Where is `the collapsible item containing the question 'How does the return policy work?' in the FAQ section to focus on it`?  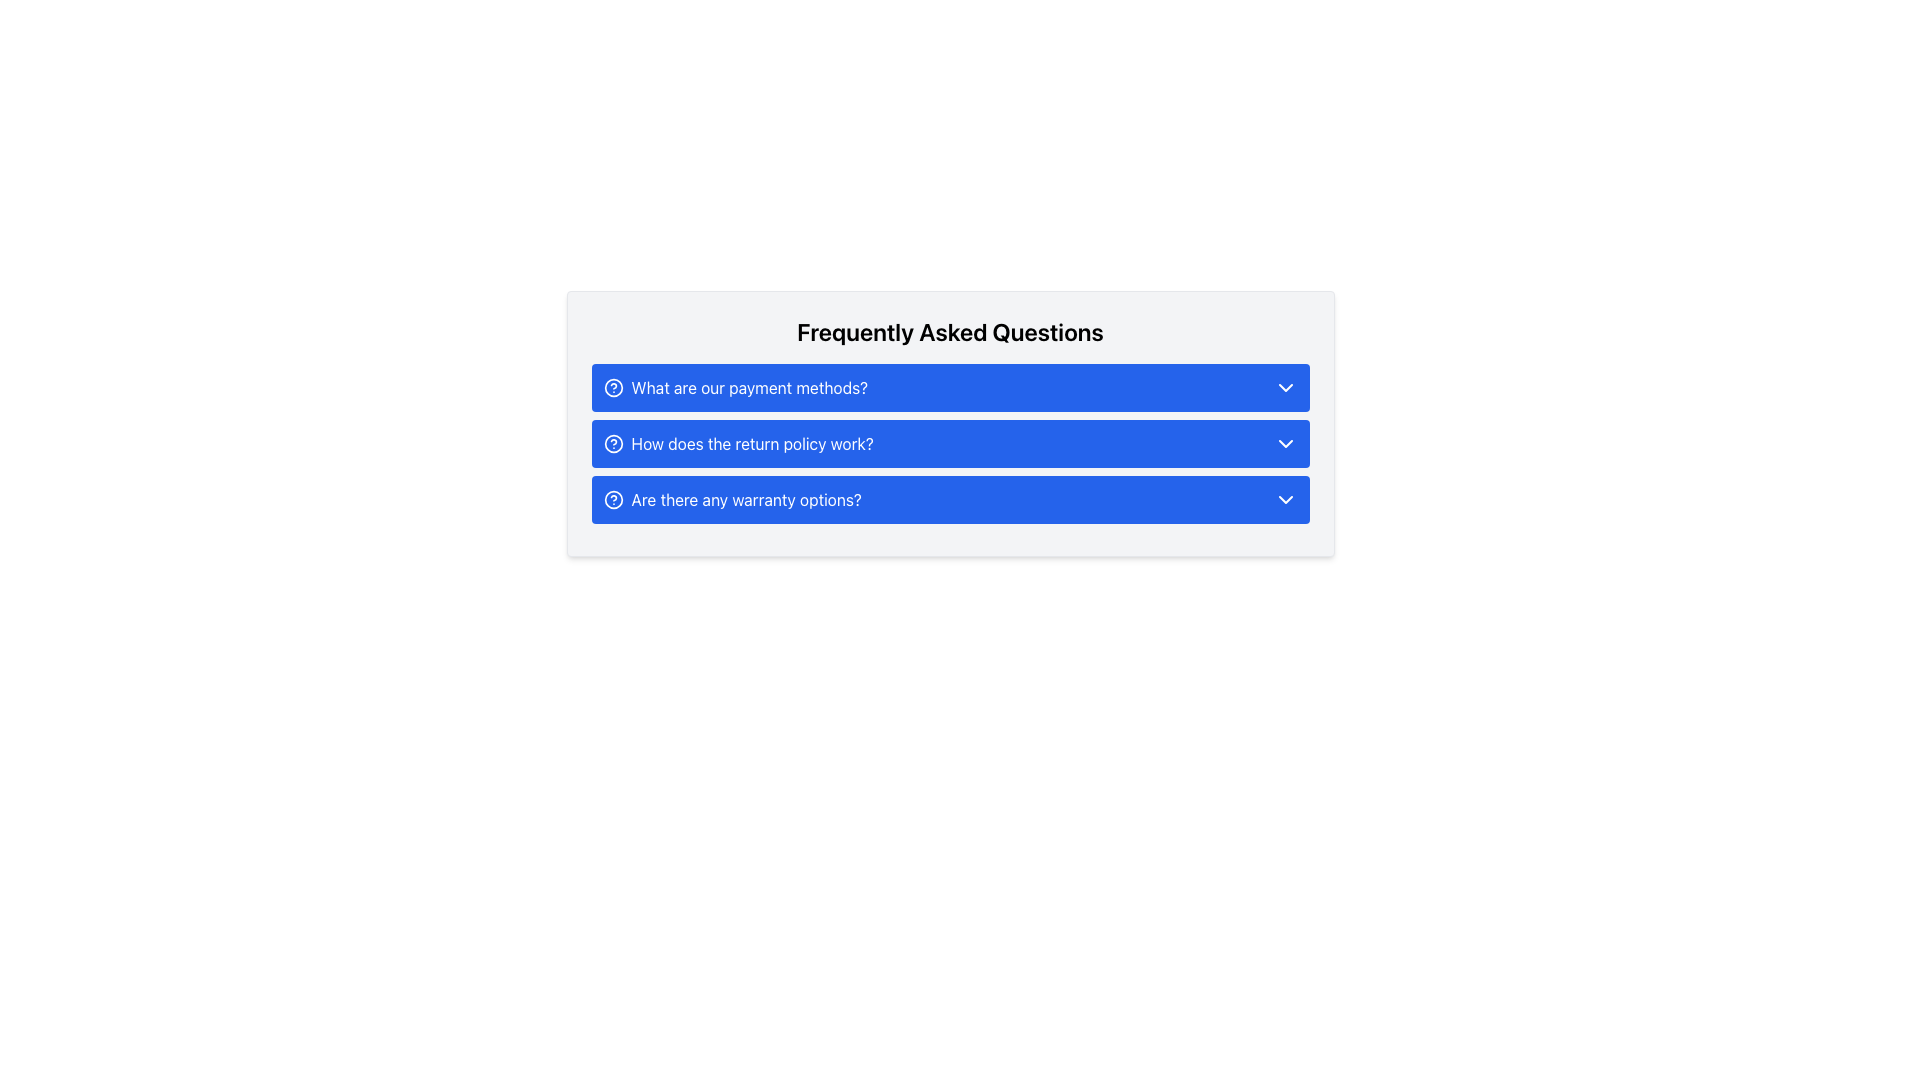 the collapsible item containing the question 'How does the return policy work?' in the FAQ section to focus on it is located at coordinates (949, 442).